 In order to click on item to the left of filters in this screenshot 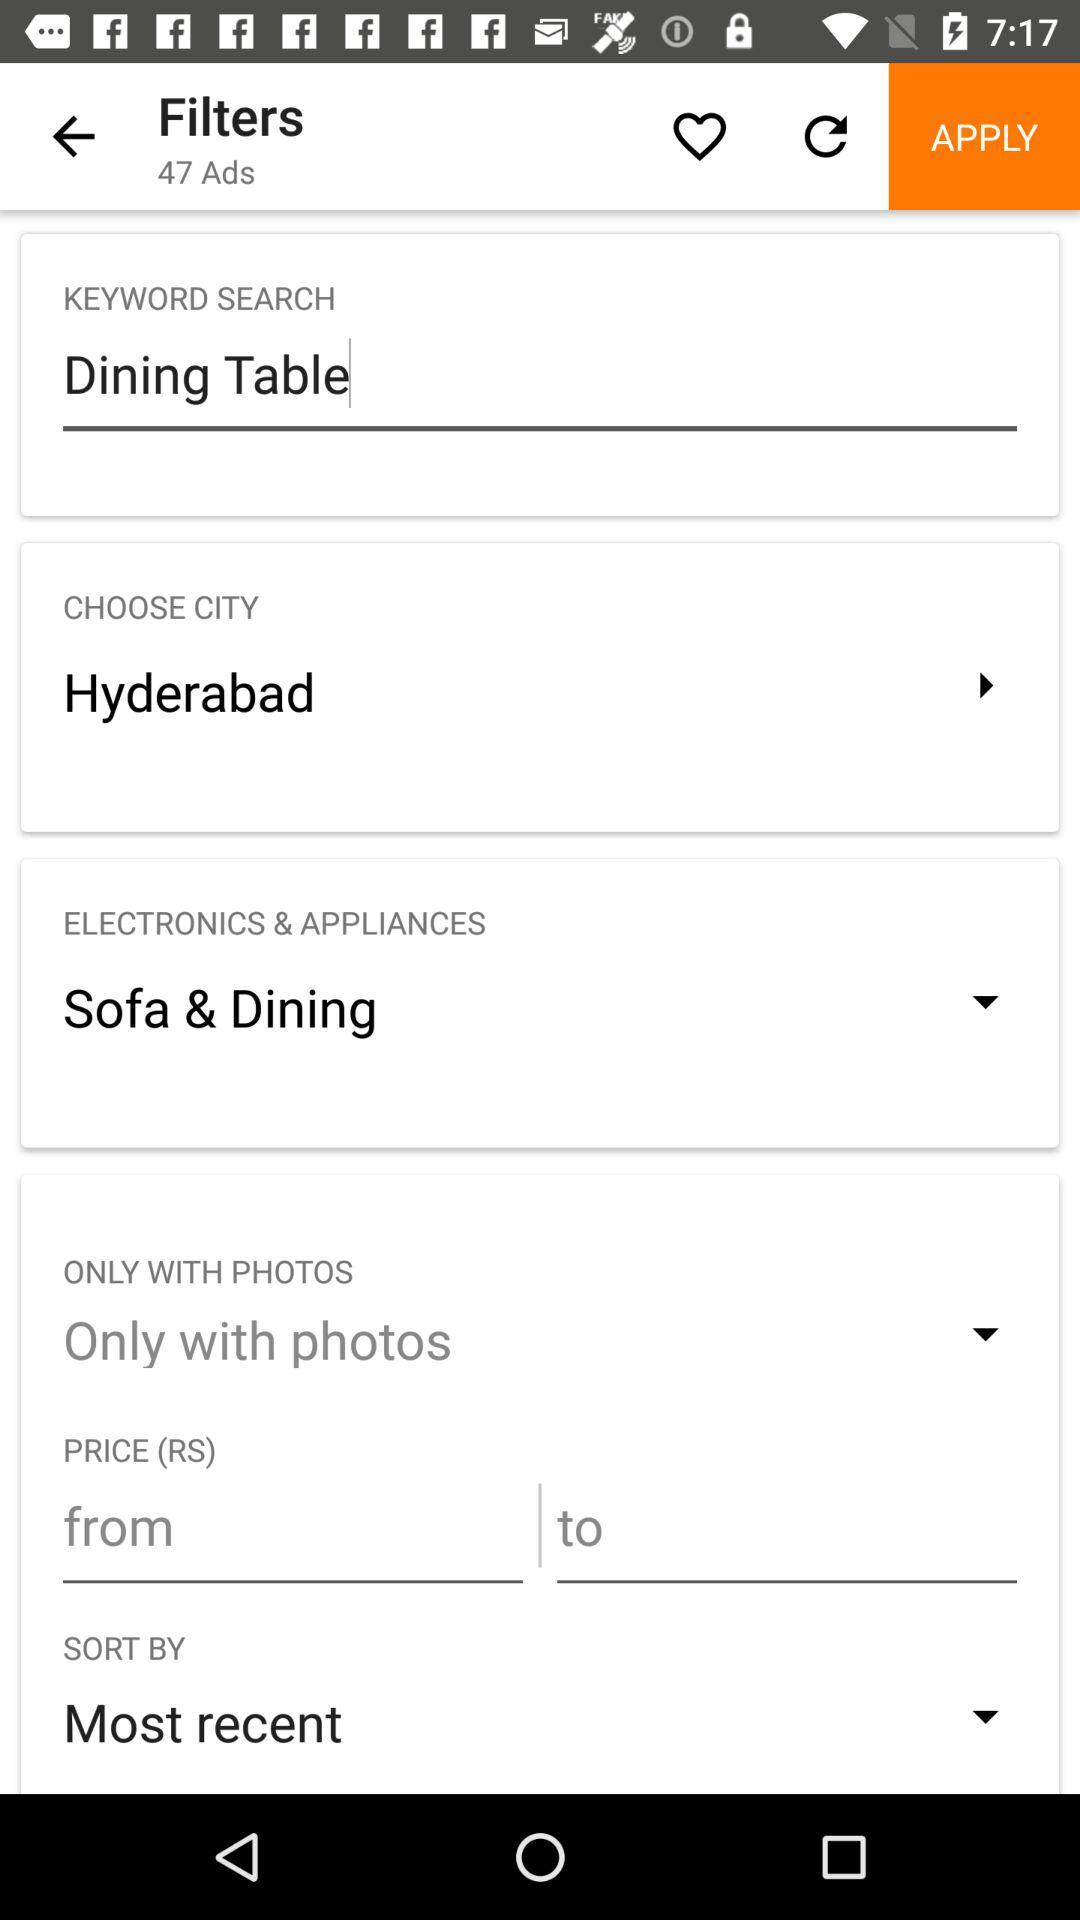, I will do `click(72, 135)`.